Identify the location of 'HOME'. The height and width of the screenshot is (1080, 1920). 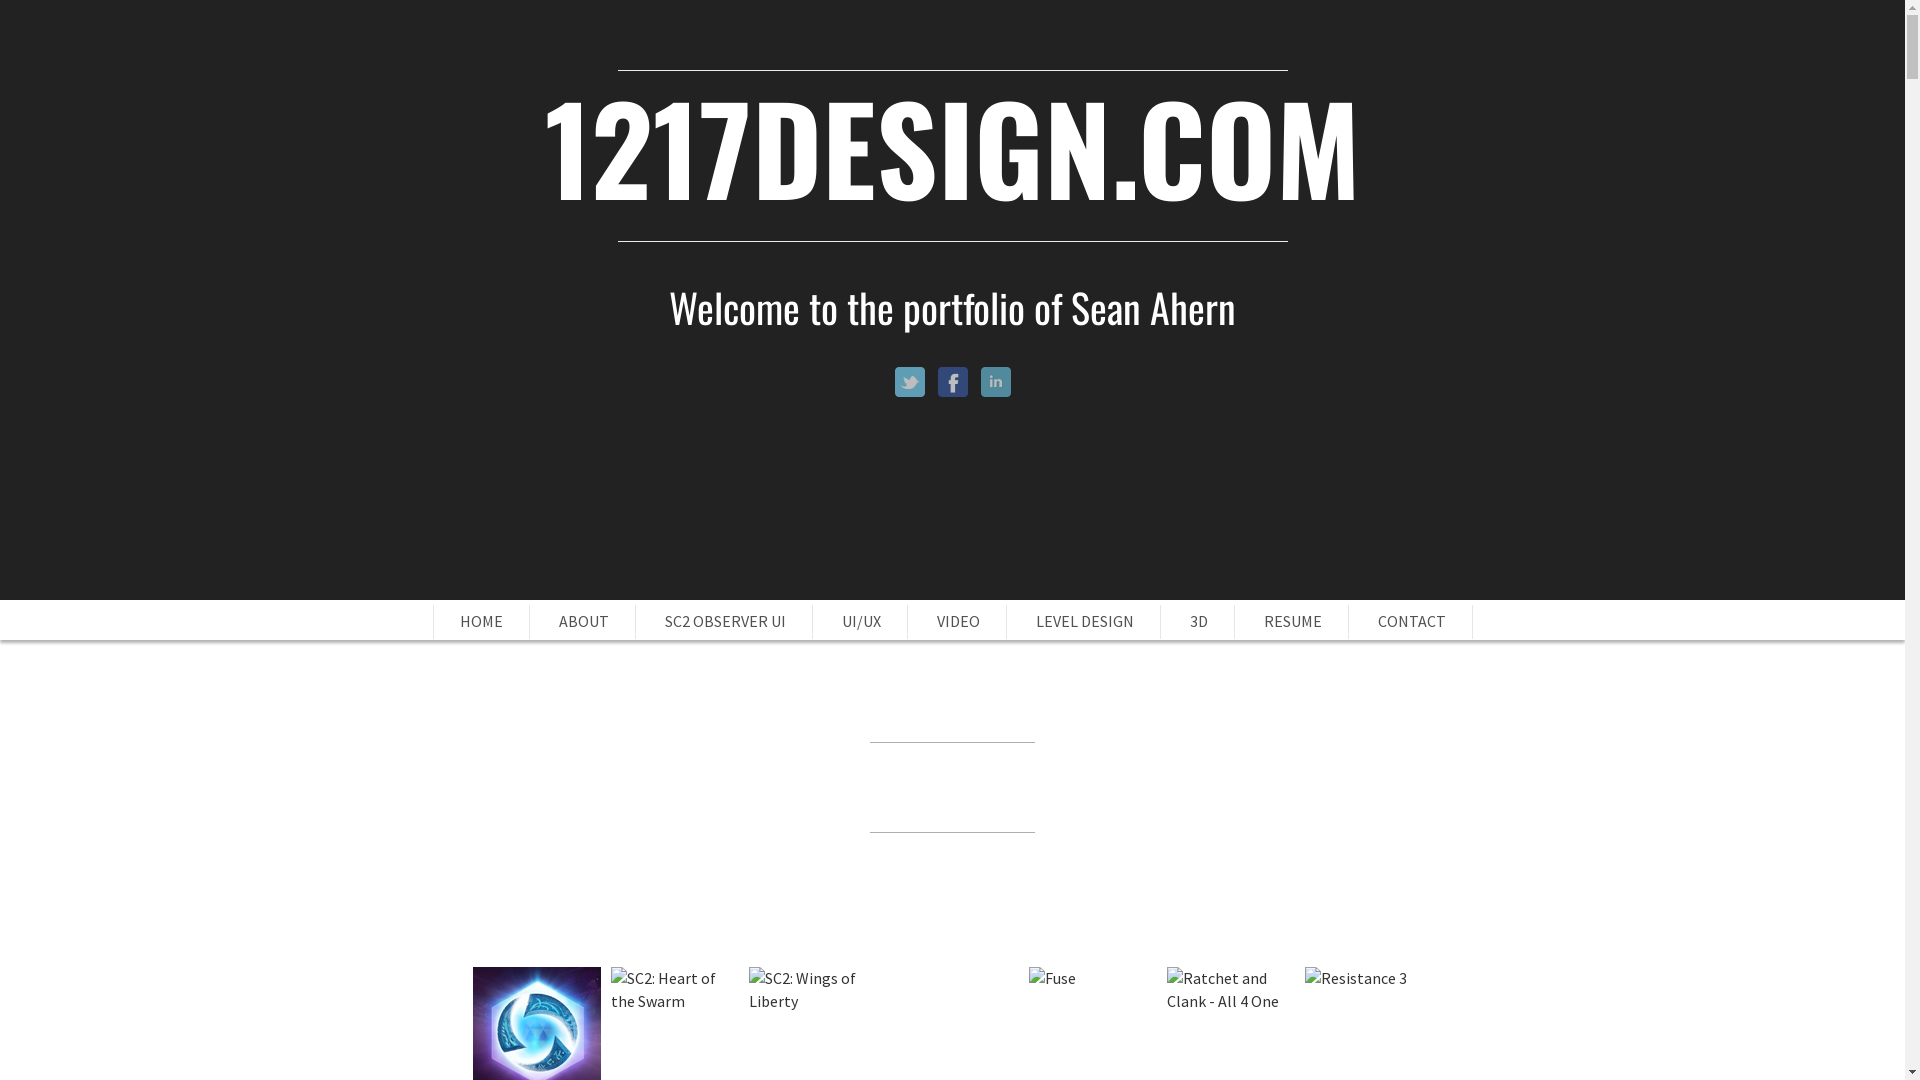
(481, 620).